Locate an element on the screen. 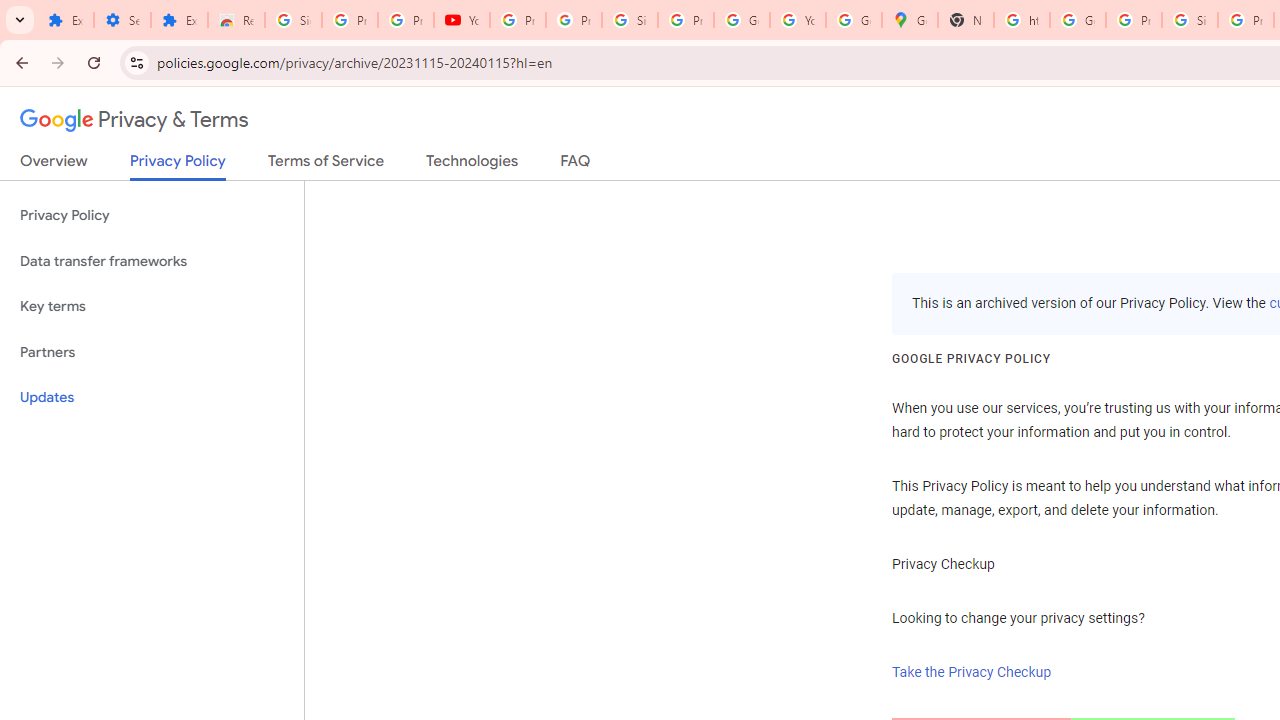 This screenshot has width=1280, height=720. 'YouTube' is located at coordinates (461, 20).